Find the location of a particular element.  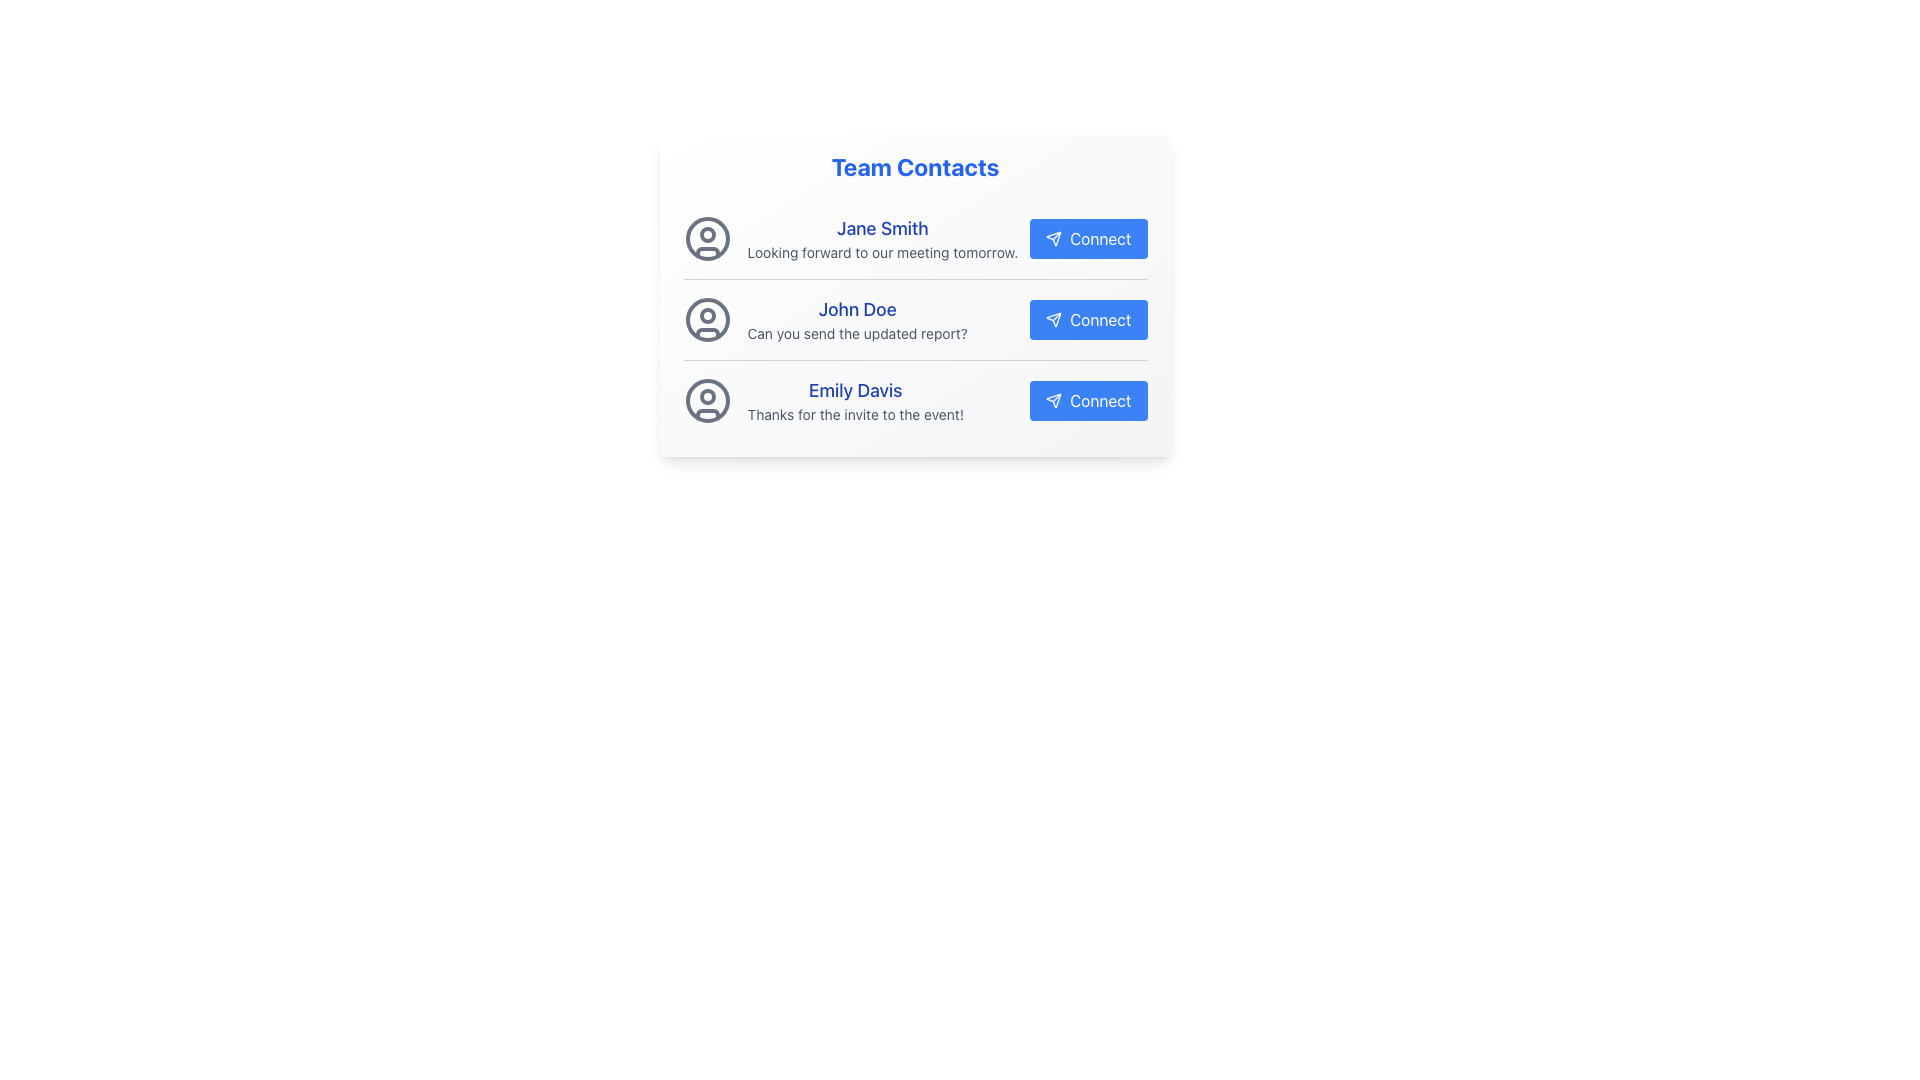

the text element reading 'Thanks for the invite to the event!' which is styled in gray color and located below 'Emily Davis' in the 'Team Contacts' list is located at coordinates (855, 414).